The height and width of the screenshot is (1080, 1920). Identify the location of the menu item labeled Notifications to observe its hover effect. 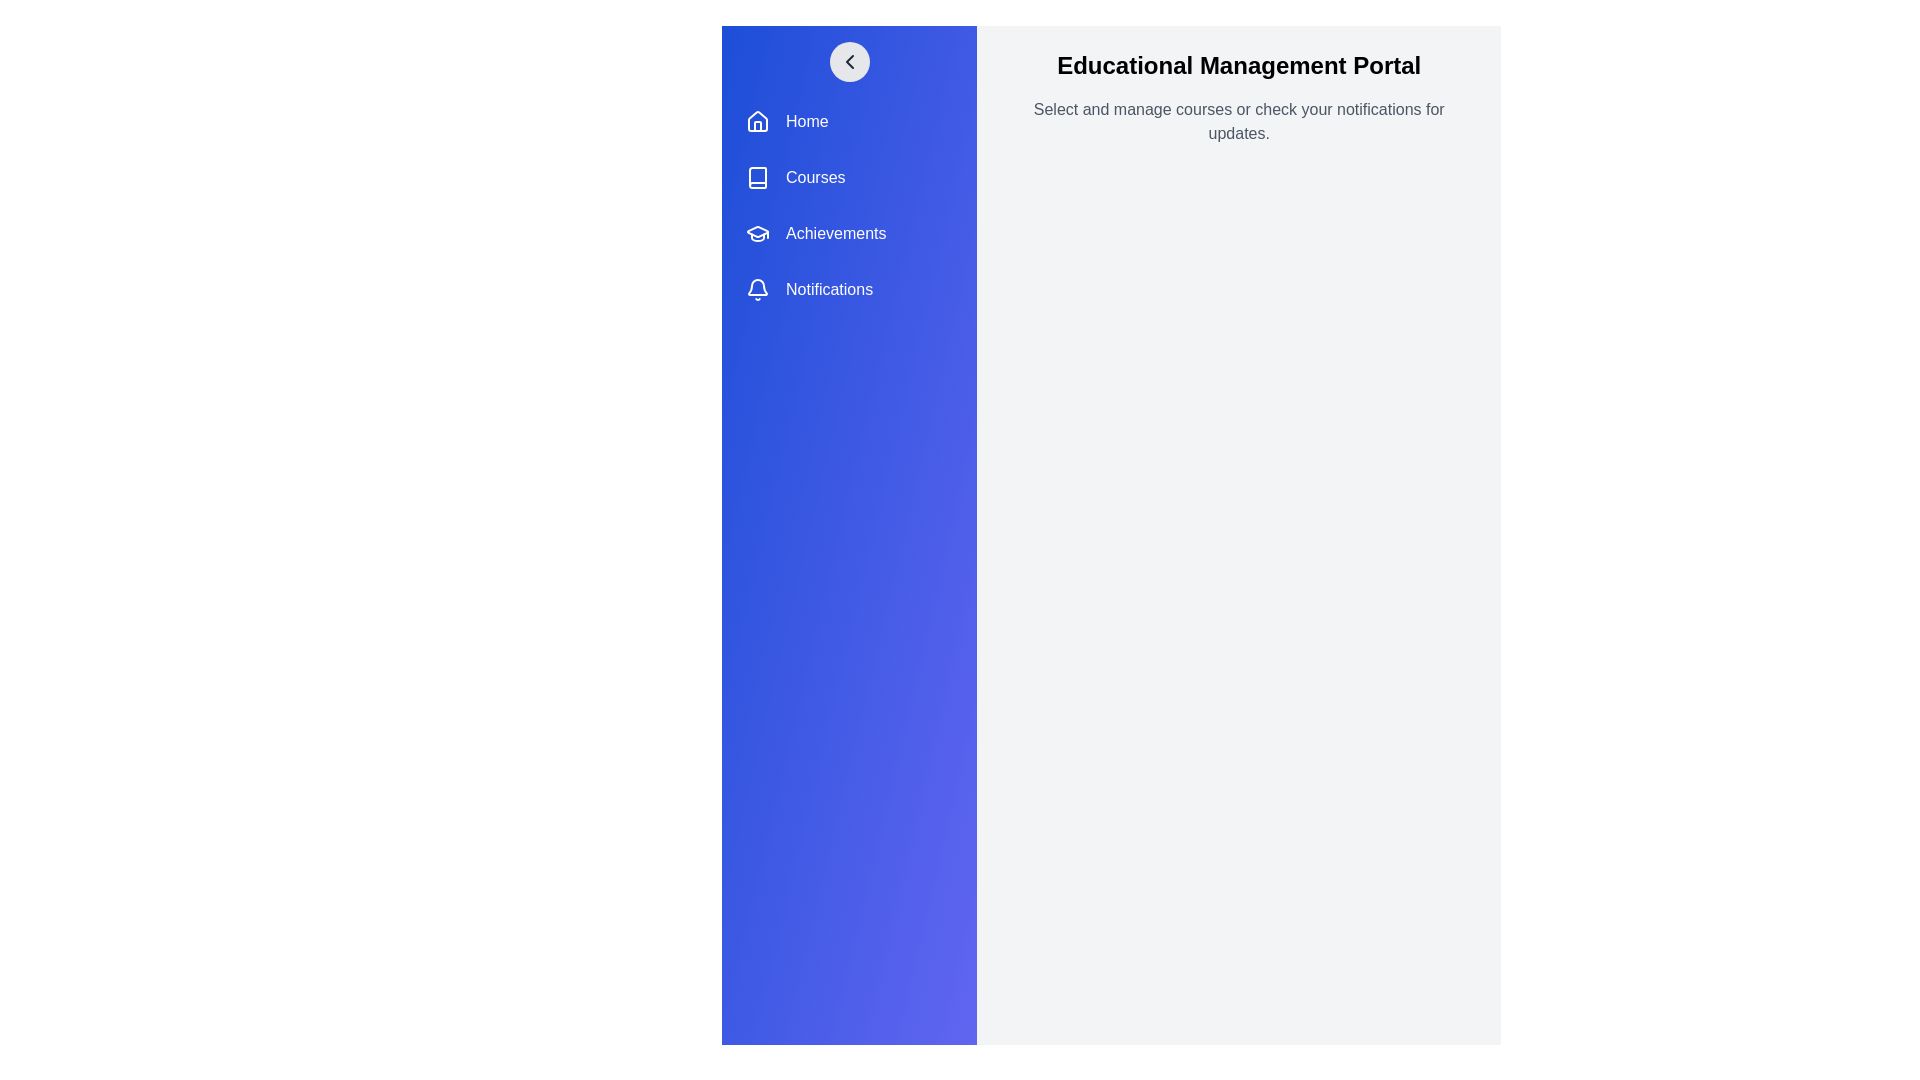
(849, 289).